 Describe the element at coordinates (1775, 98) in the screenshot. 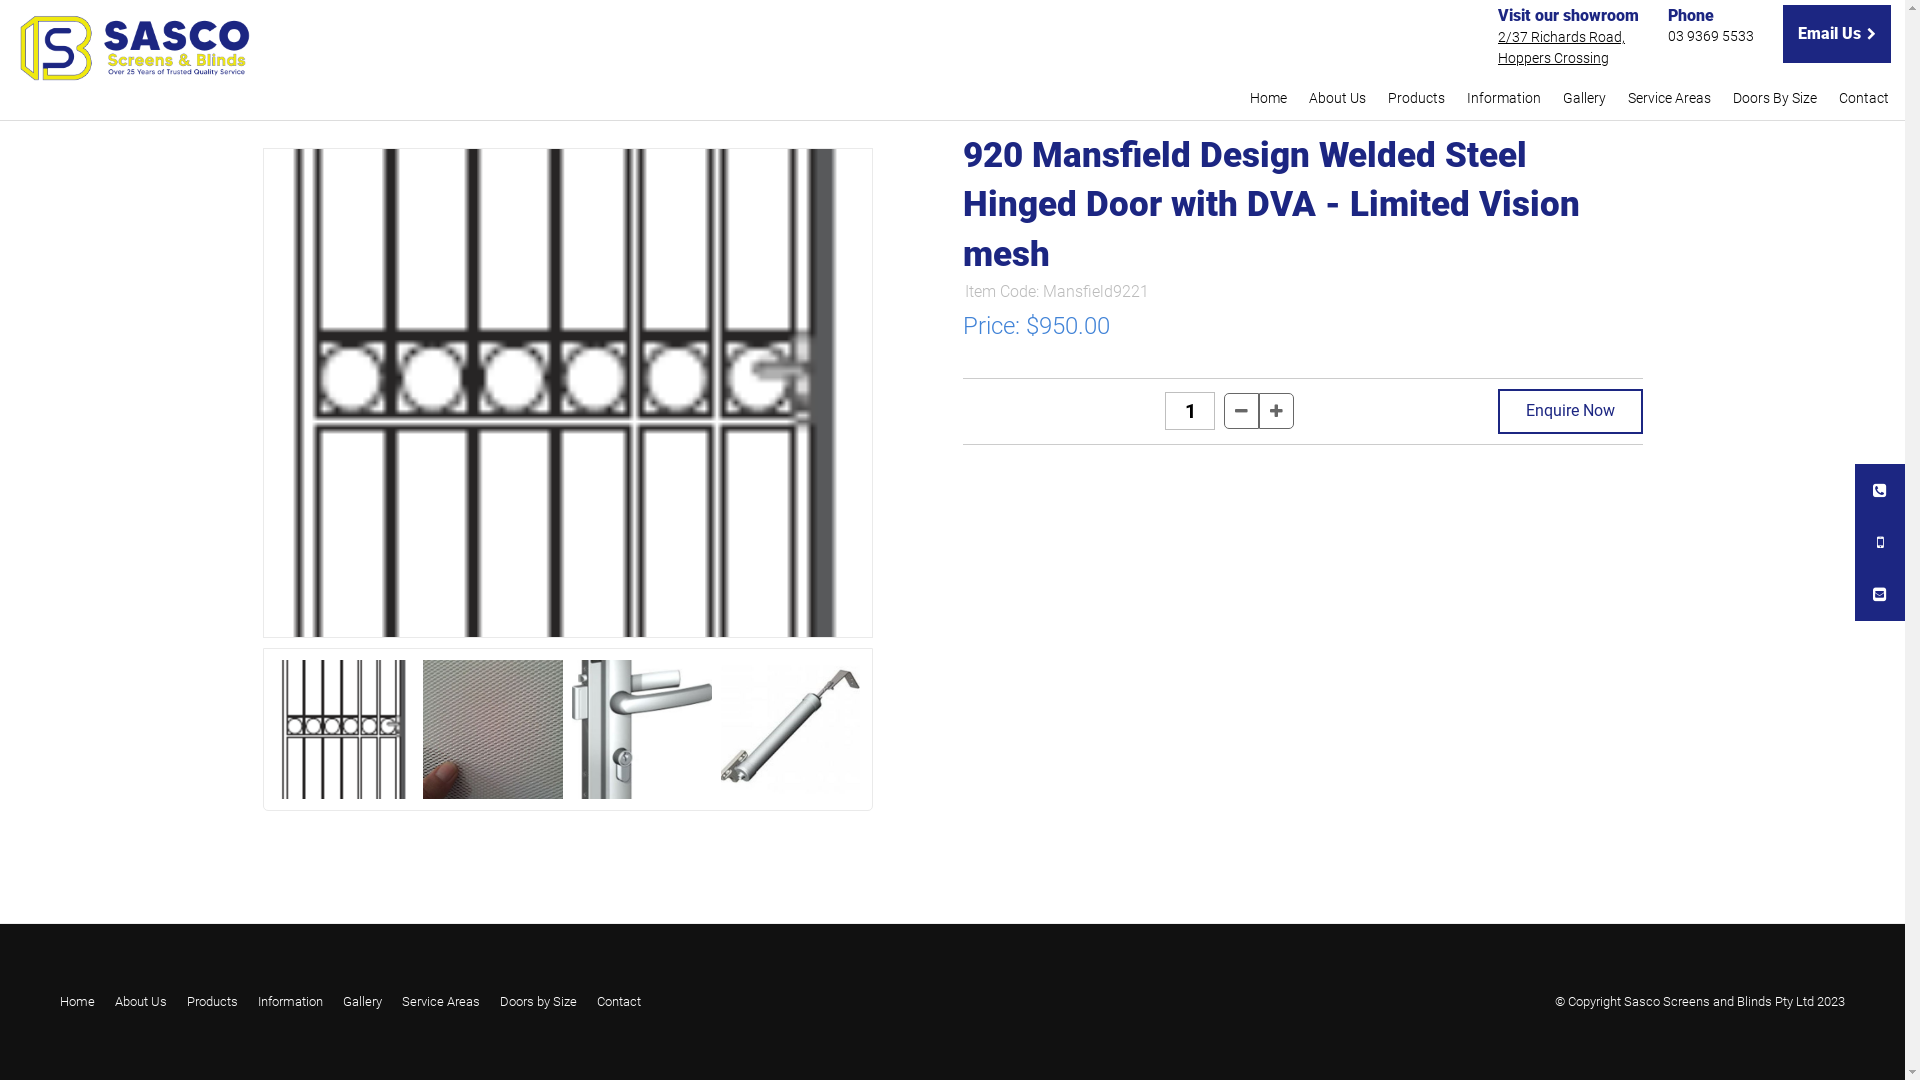

I see `'Doors By Size'` at that location.